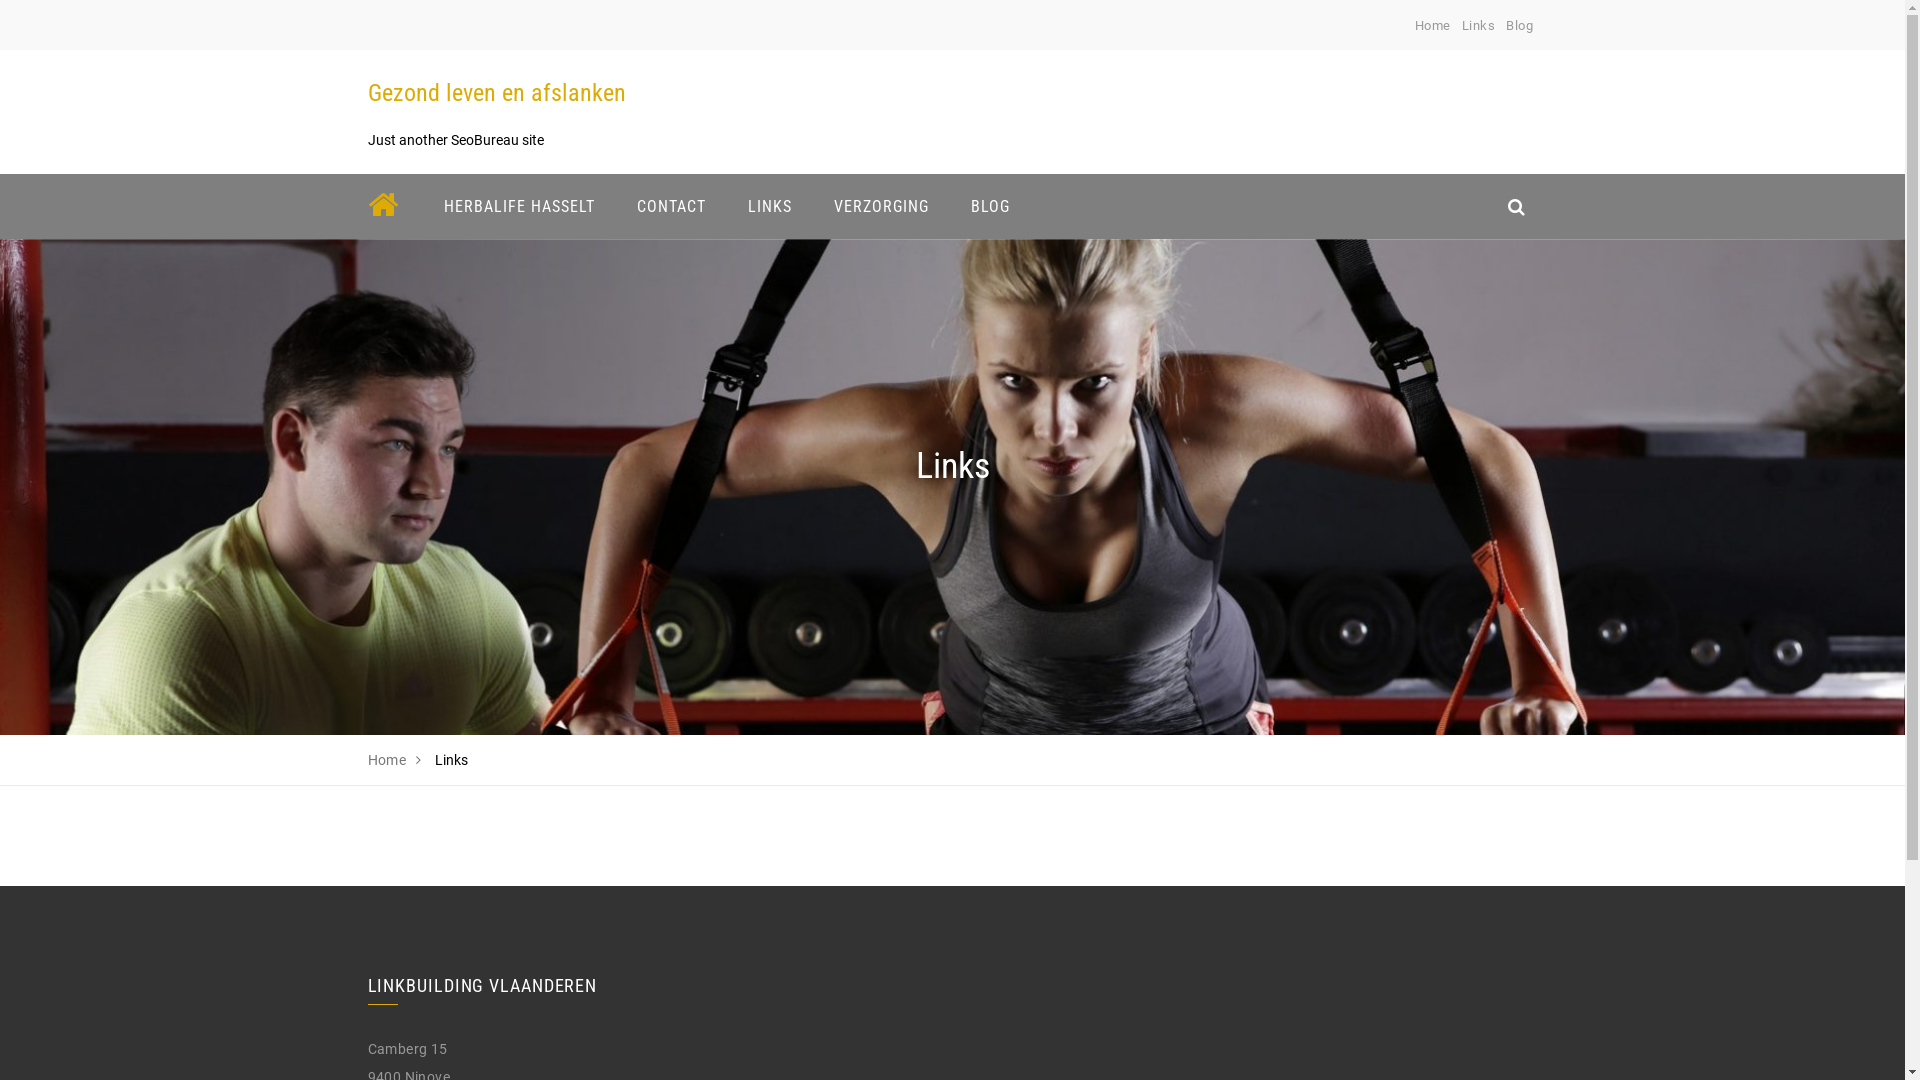  Describe the element at coordinates (518, 206) in the screenshot. I see `'HERBALIFE HASSELT'` at that location.